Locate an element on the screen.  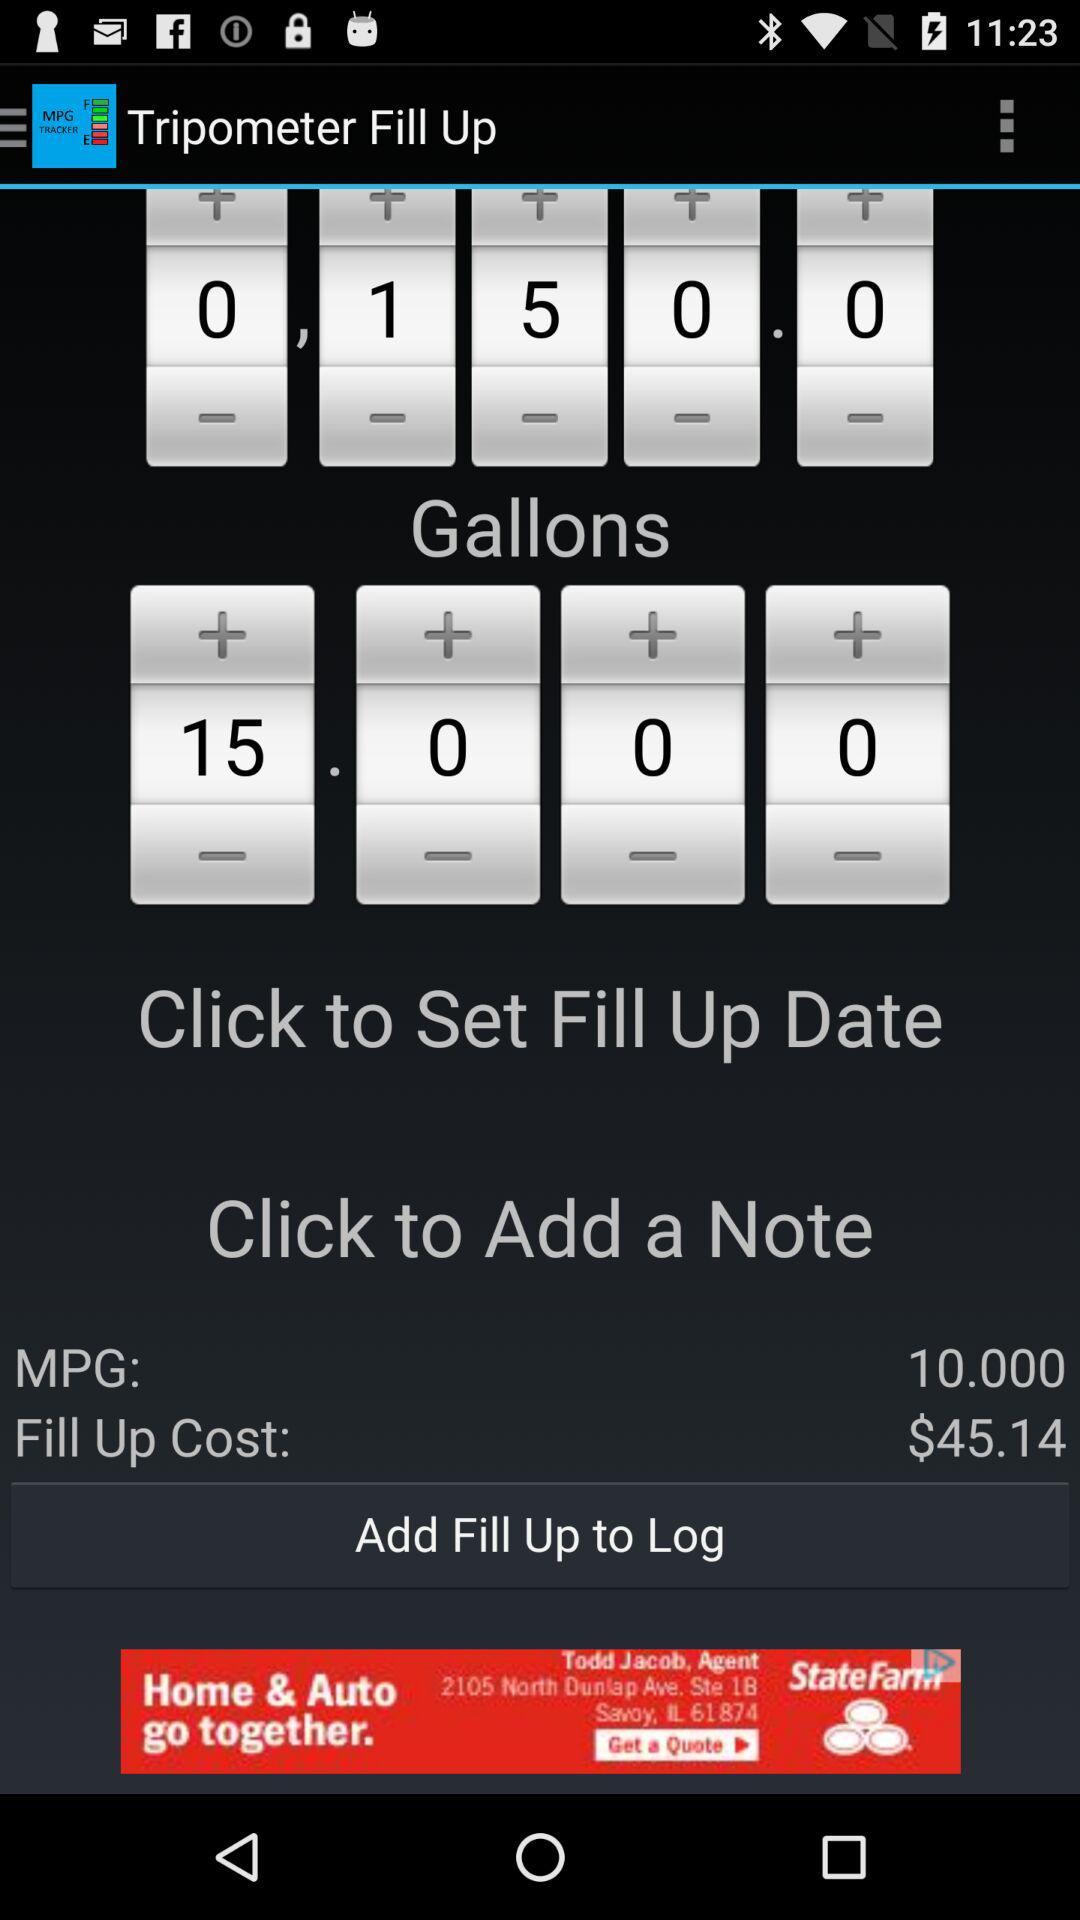
minus option is located at coordinates (652, 858).